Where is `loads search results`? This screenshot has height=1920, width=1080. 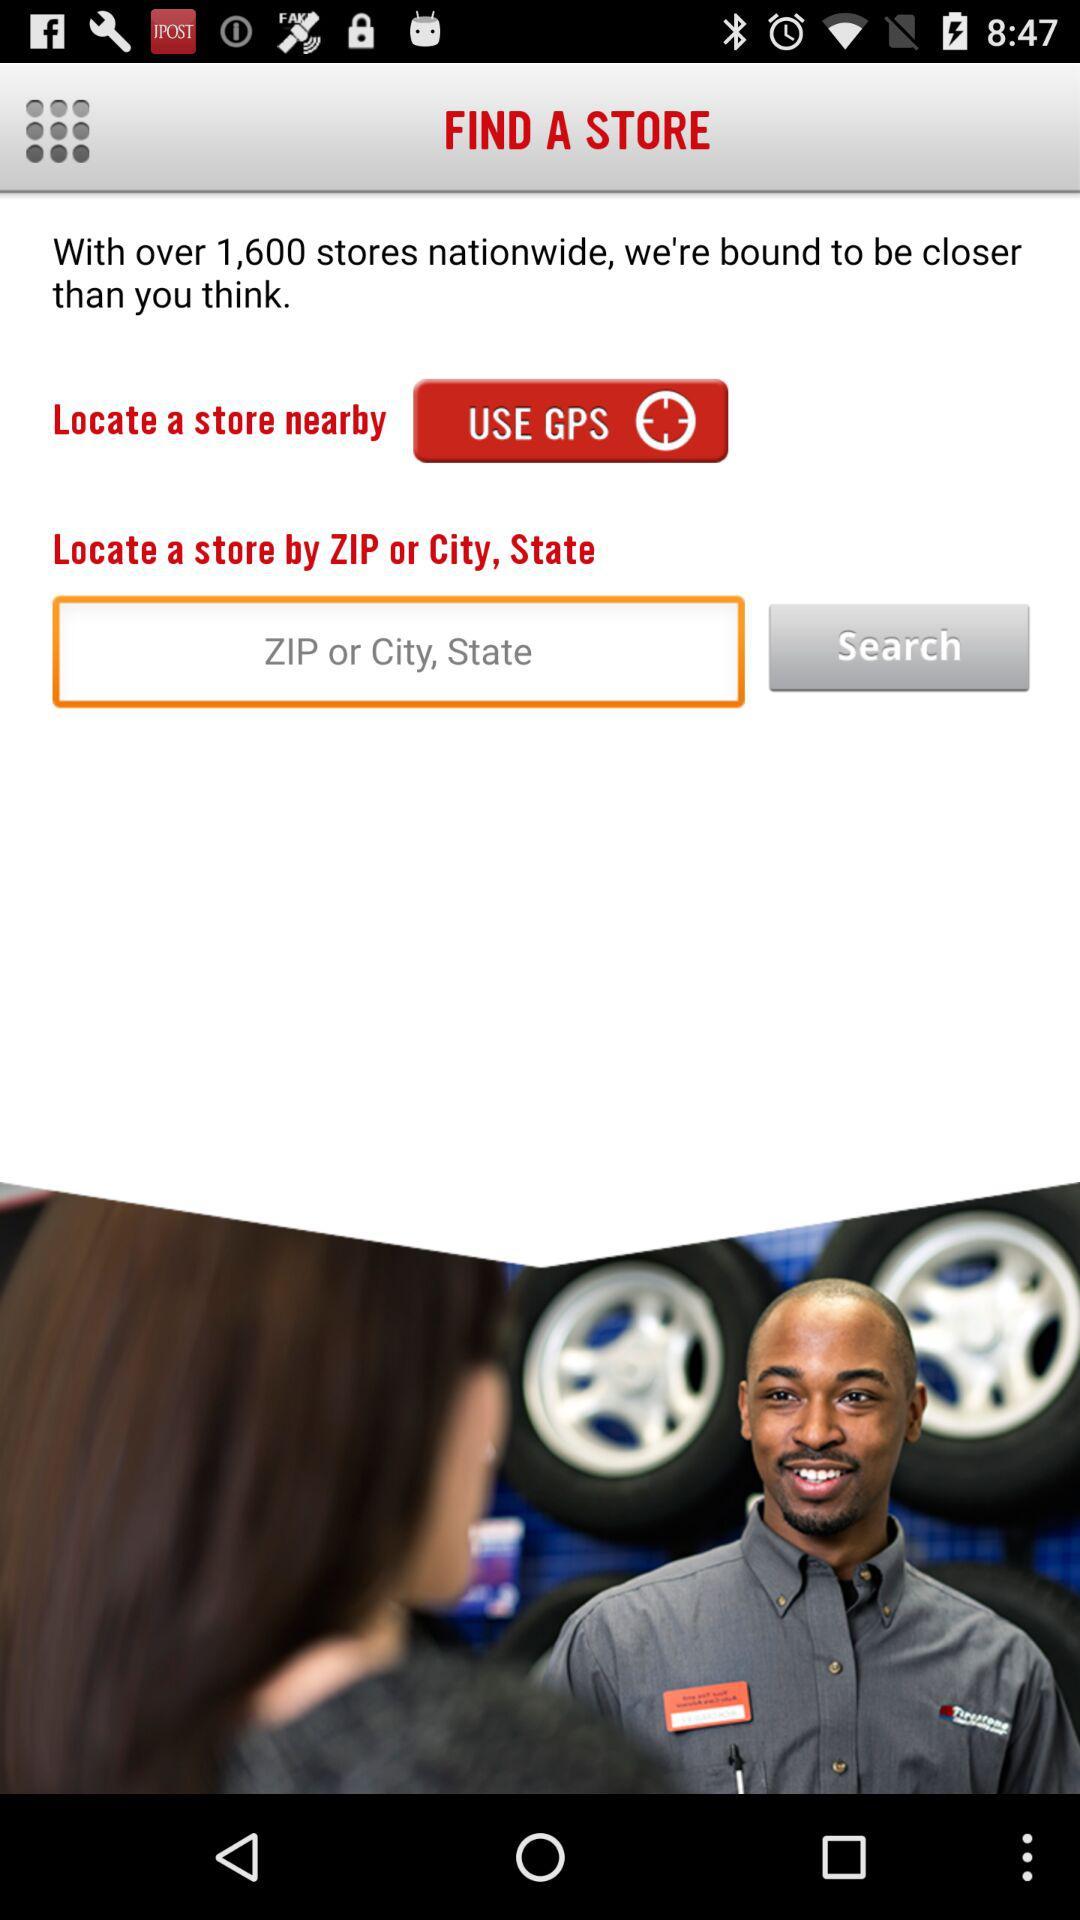 loads search results is located at coordinates (898, 648).